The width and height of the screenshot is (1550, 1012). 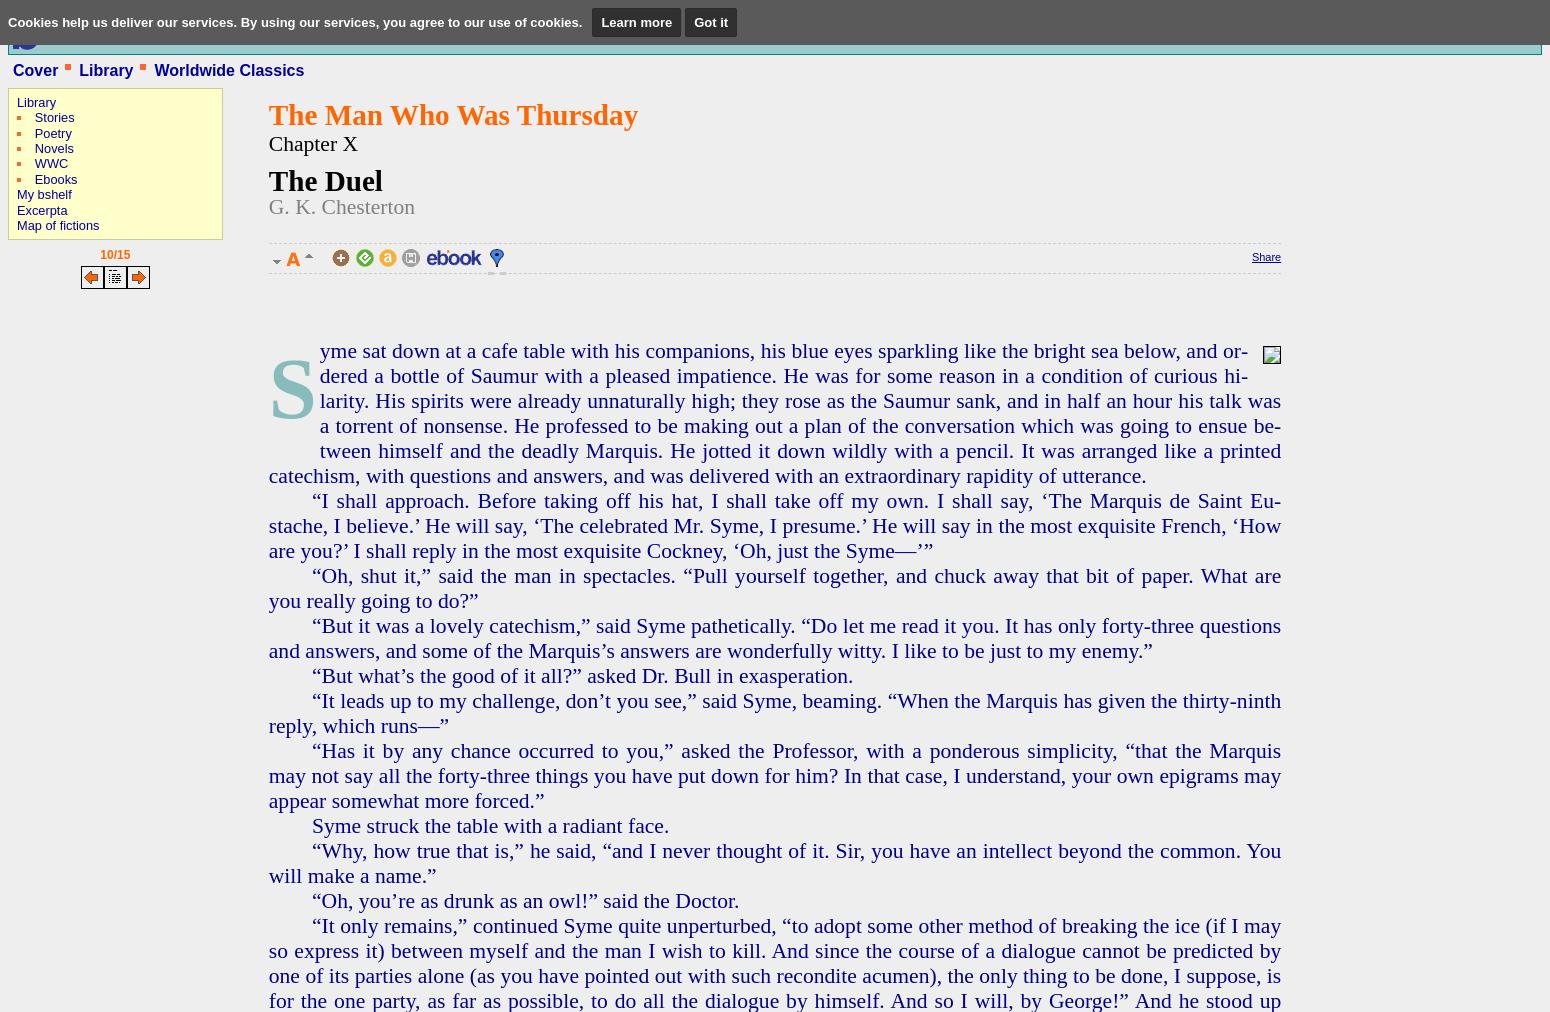 What do you see at coordinates (311, 142) in the screenshot?
I see `'Chapter X'` at bounding box center [311, 142].